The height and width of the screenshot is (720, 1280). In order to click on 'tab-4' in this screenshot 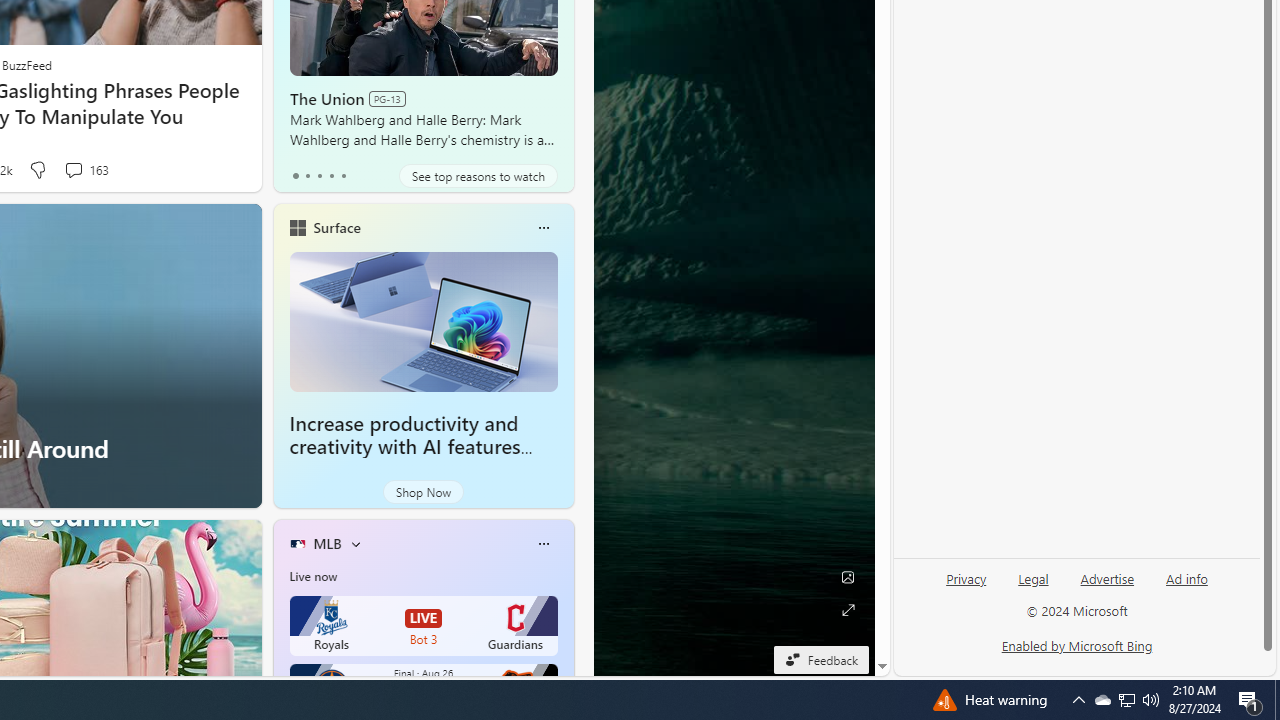, I will do `click(343, 175)`.